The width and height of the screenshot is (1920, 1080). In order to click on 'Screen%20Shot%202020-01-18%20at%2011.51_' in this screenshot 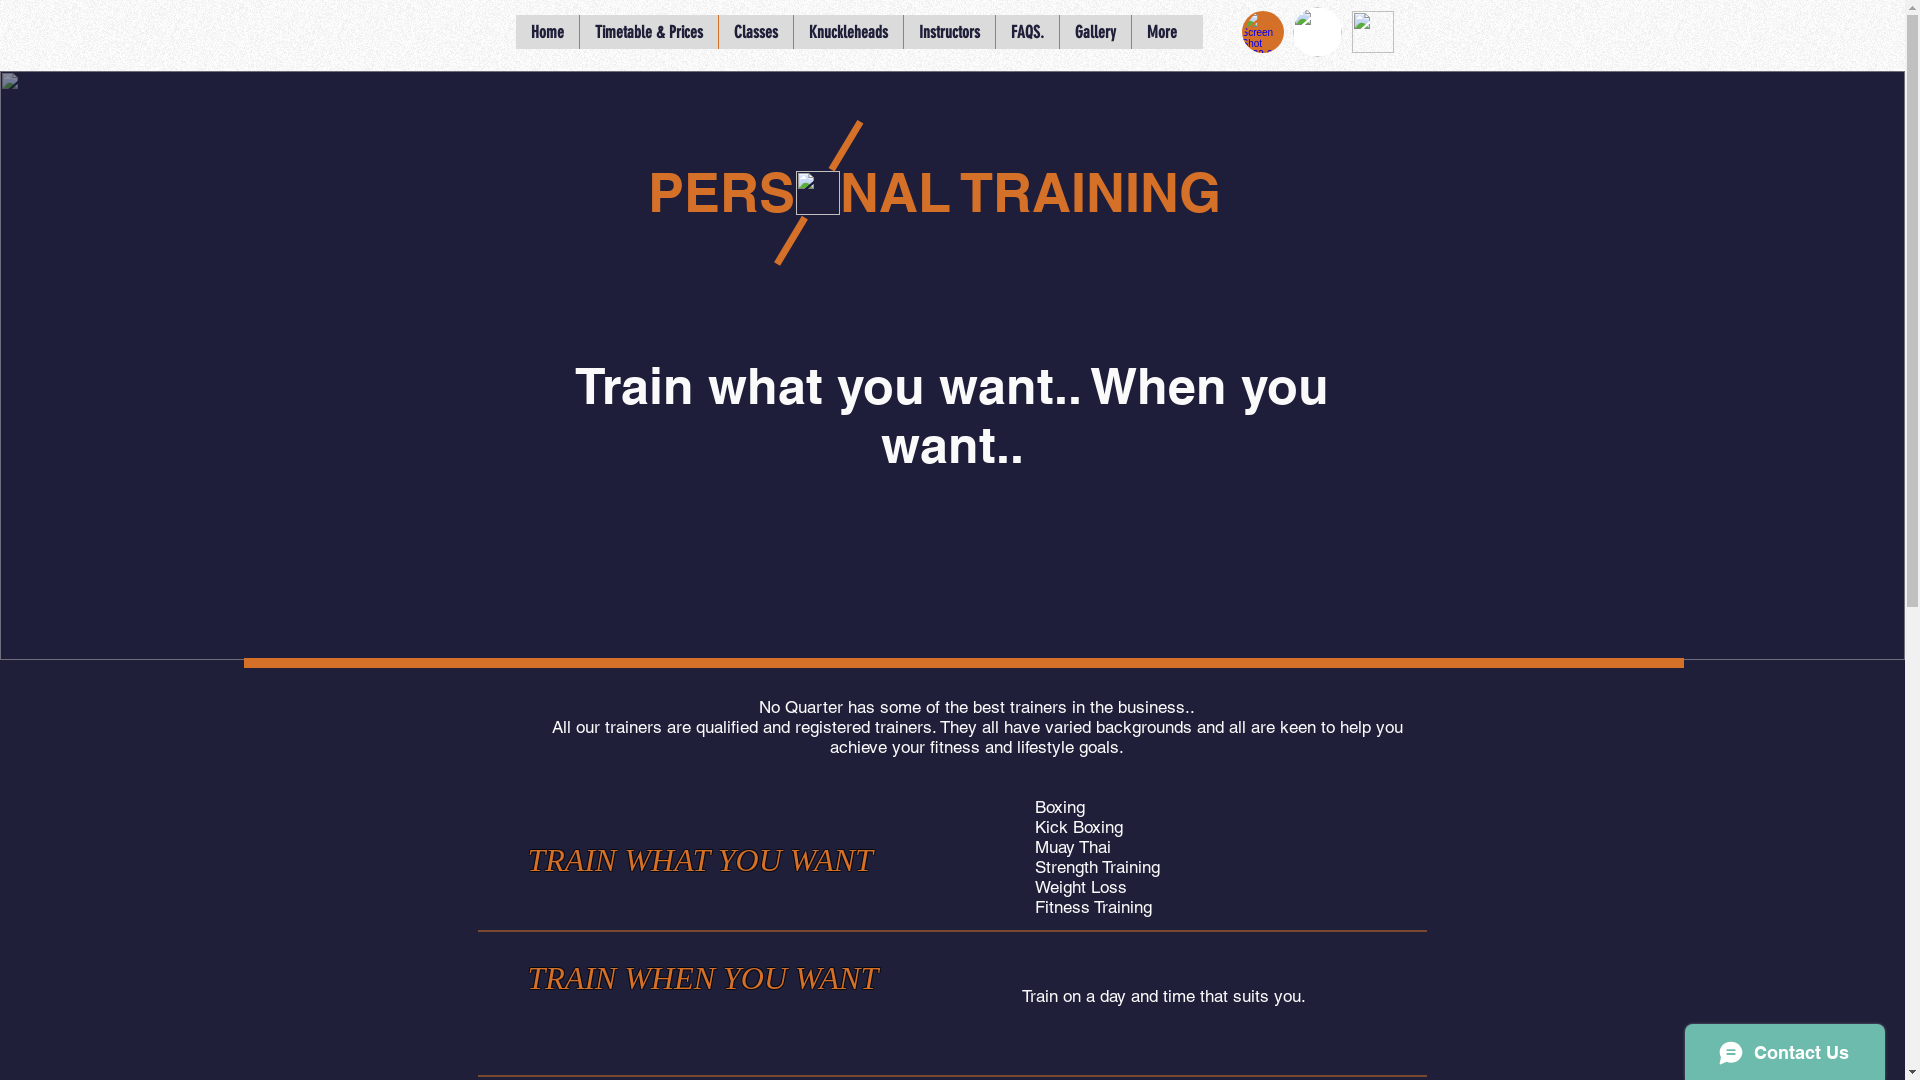, I will do `click(1291, 31)`.